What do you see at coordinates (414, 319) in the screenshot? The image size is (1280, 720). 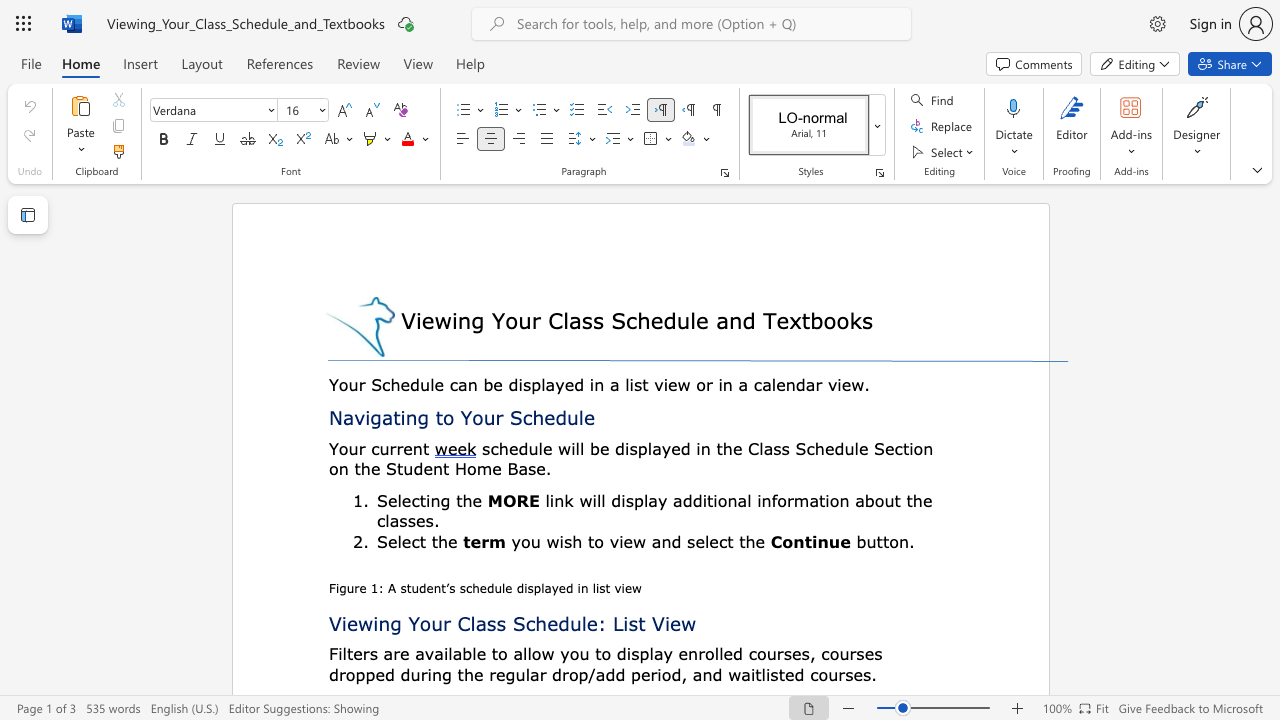 I see `the subset text "iewing You" within the text "Viewing Your Class Schedule and Textbooks"` at bounding box center [414, 319].